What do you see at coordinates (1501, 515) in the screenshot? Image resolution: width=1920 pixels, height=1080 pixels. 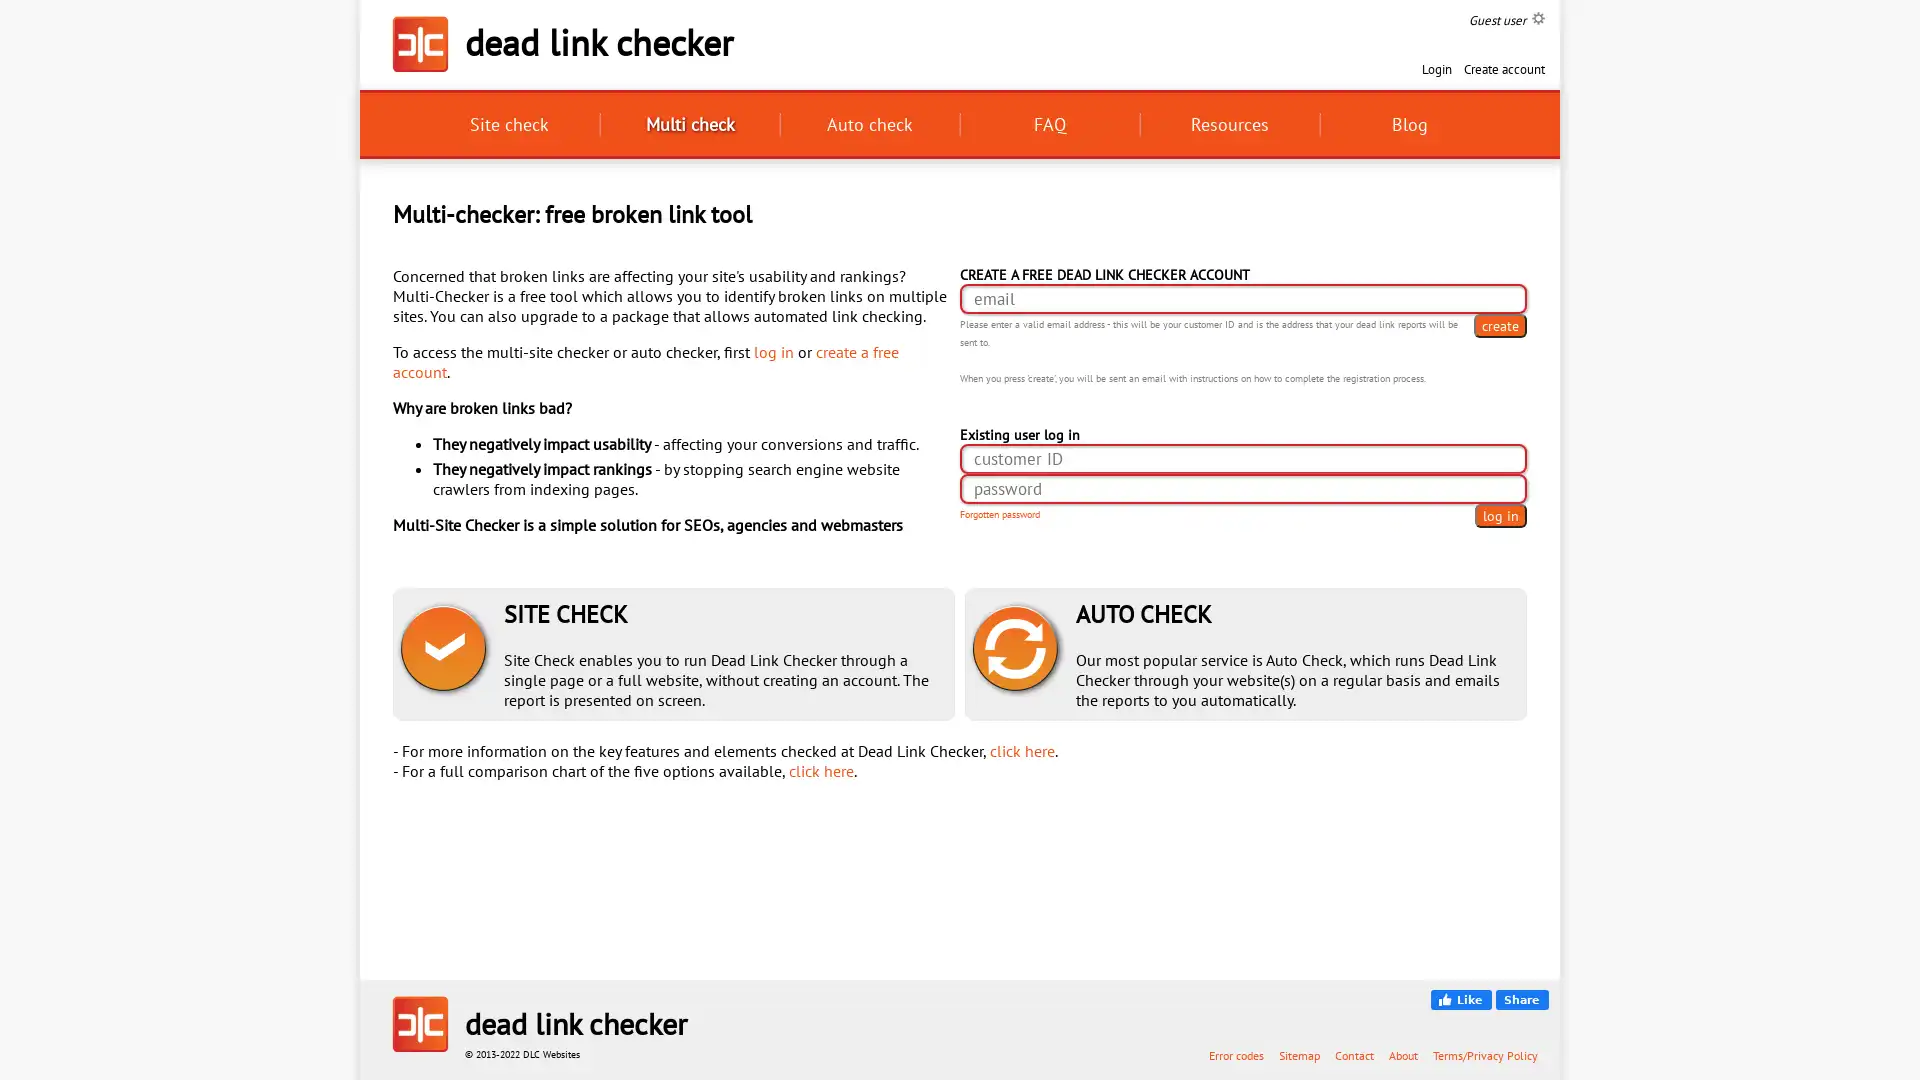 I see `log in` at bounding box center [1501, 515].